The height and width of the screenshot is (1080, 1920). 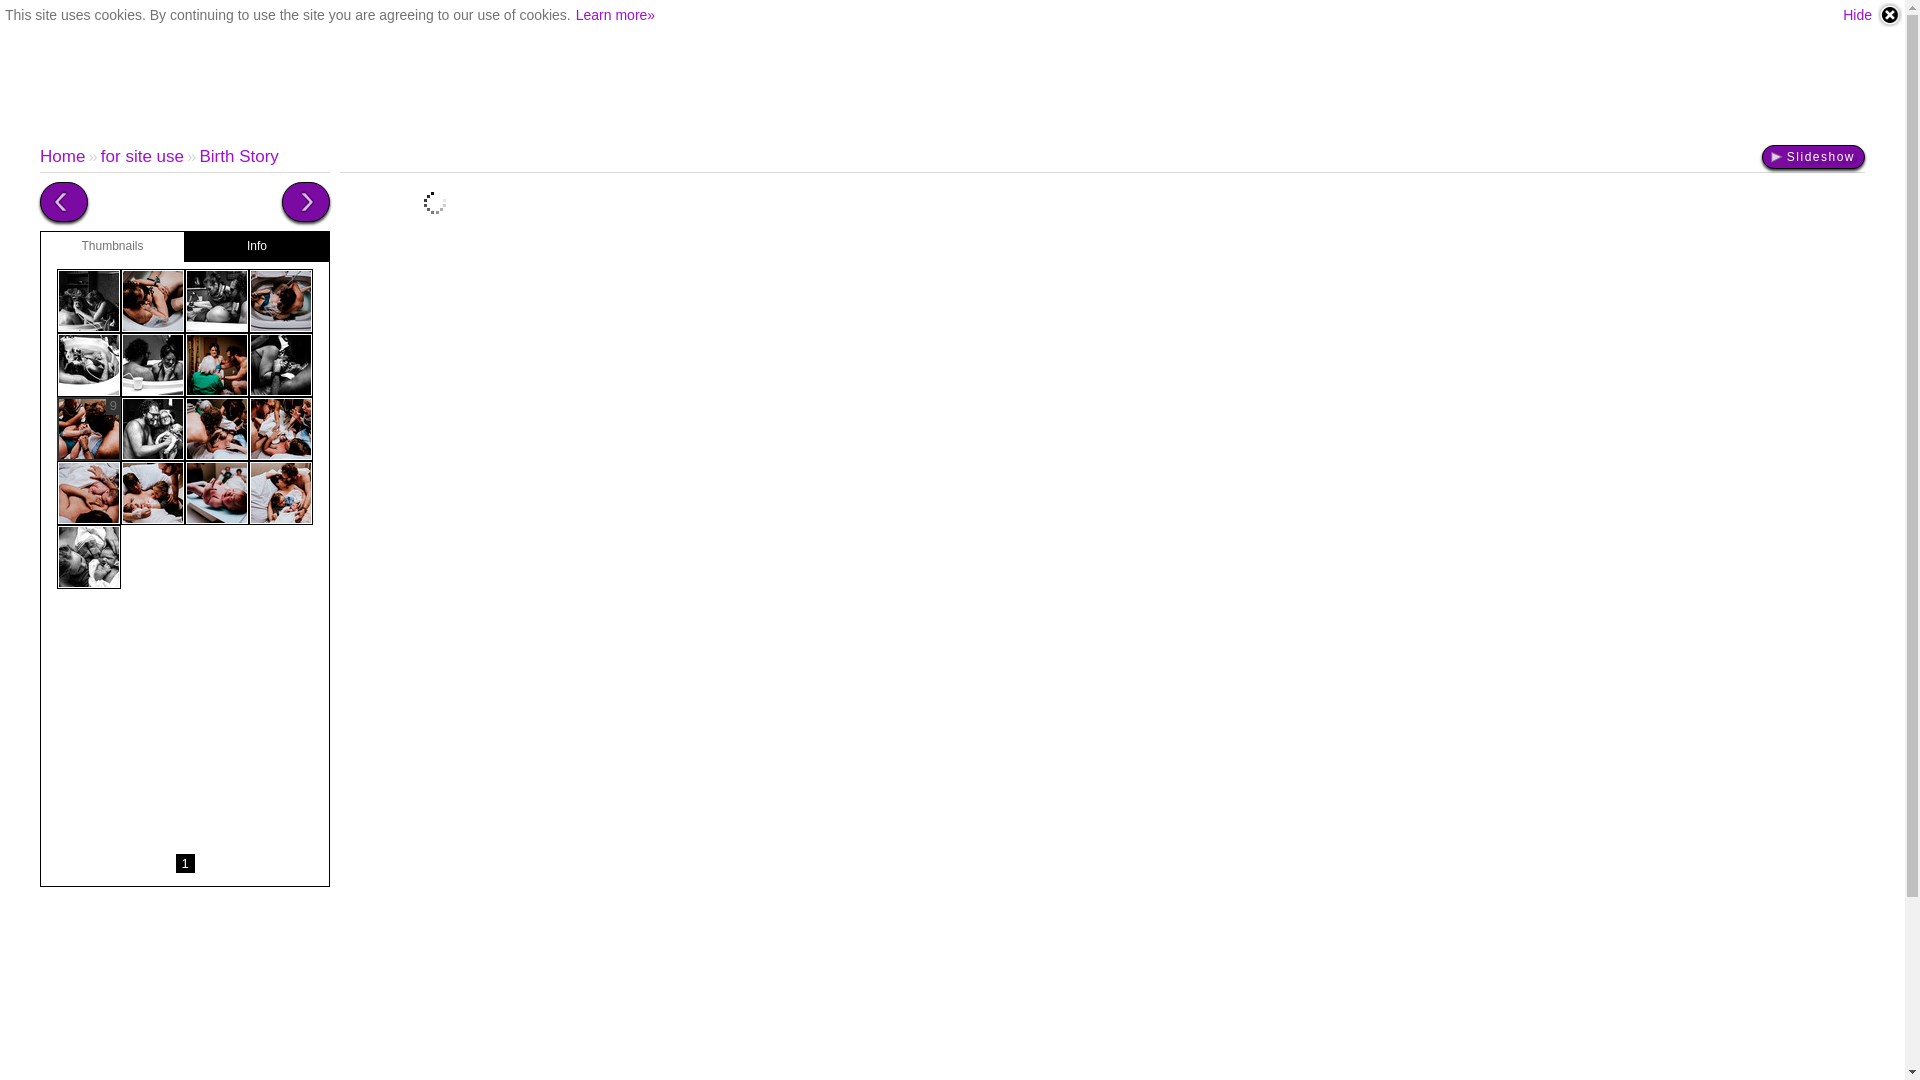 What do you see at coordinates (185, 862) in the screenshot?
I see `'1'` at bounding box center [185, 862].